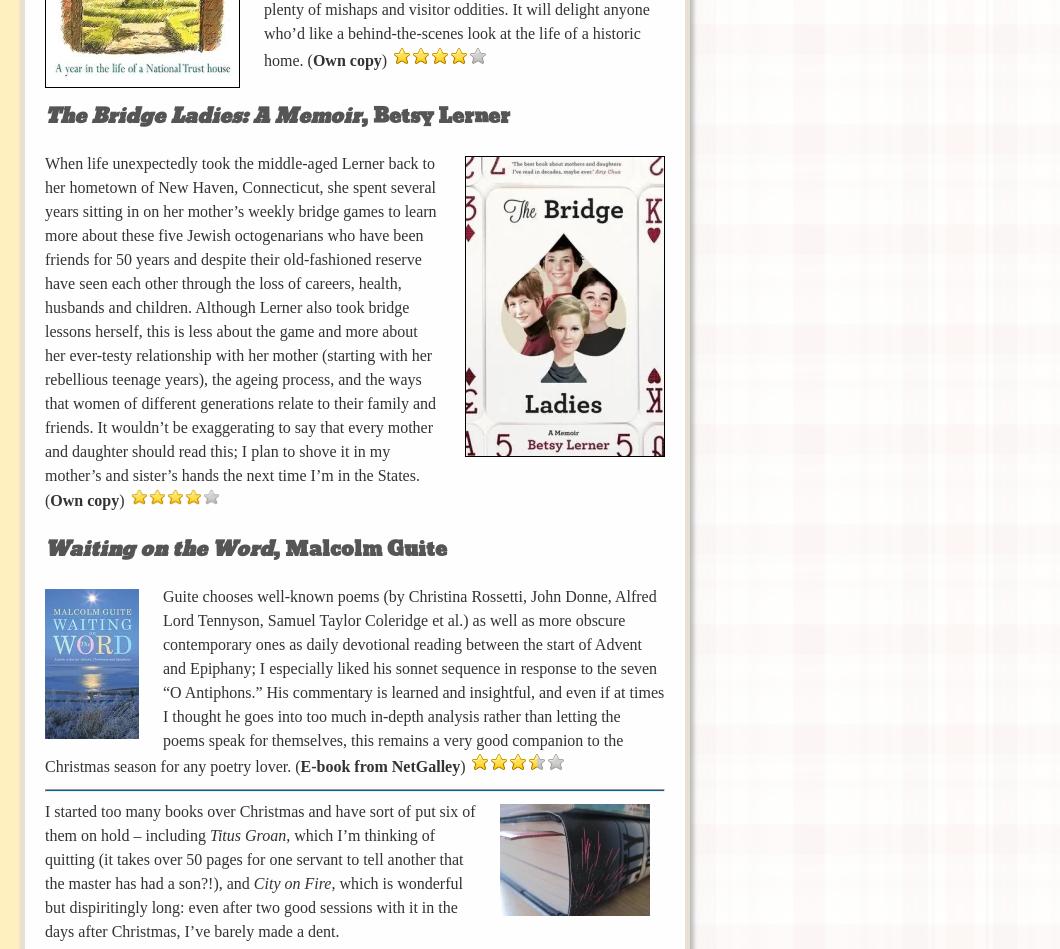 This screenshot has height=949, width=1060. What do you see at coordinates (259, 821) in the screenshot?
I see `'I started too many books over Christmas and have sort of put six of them on hold – including'` at bounding box center [259, 821].